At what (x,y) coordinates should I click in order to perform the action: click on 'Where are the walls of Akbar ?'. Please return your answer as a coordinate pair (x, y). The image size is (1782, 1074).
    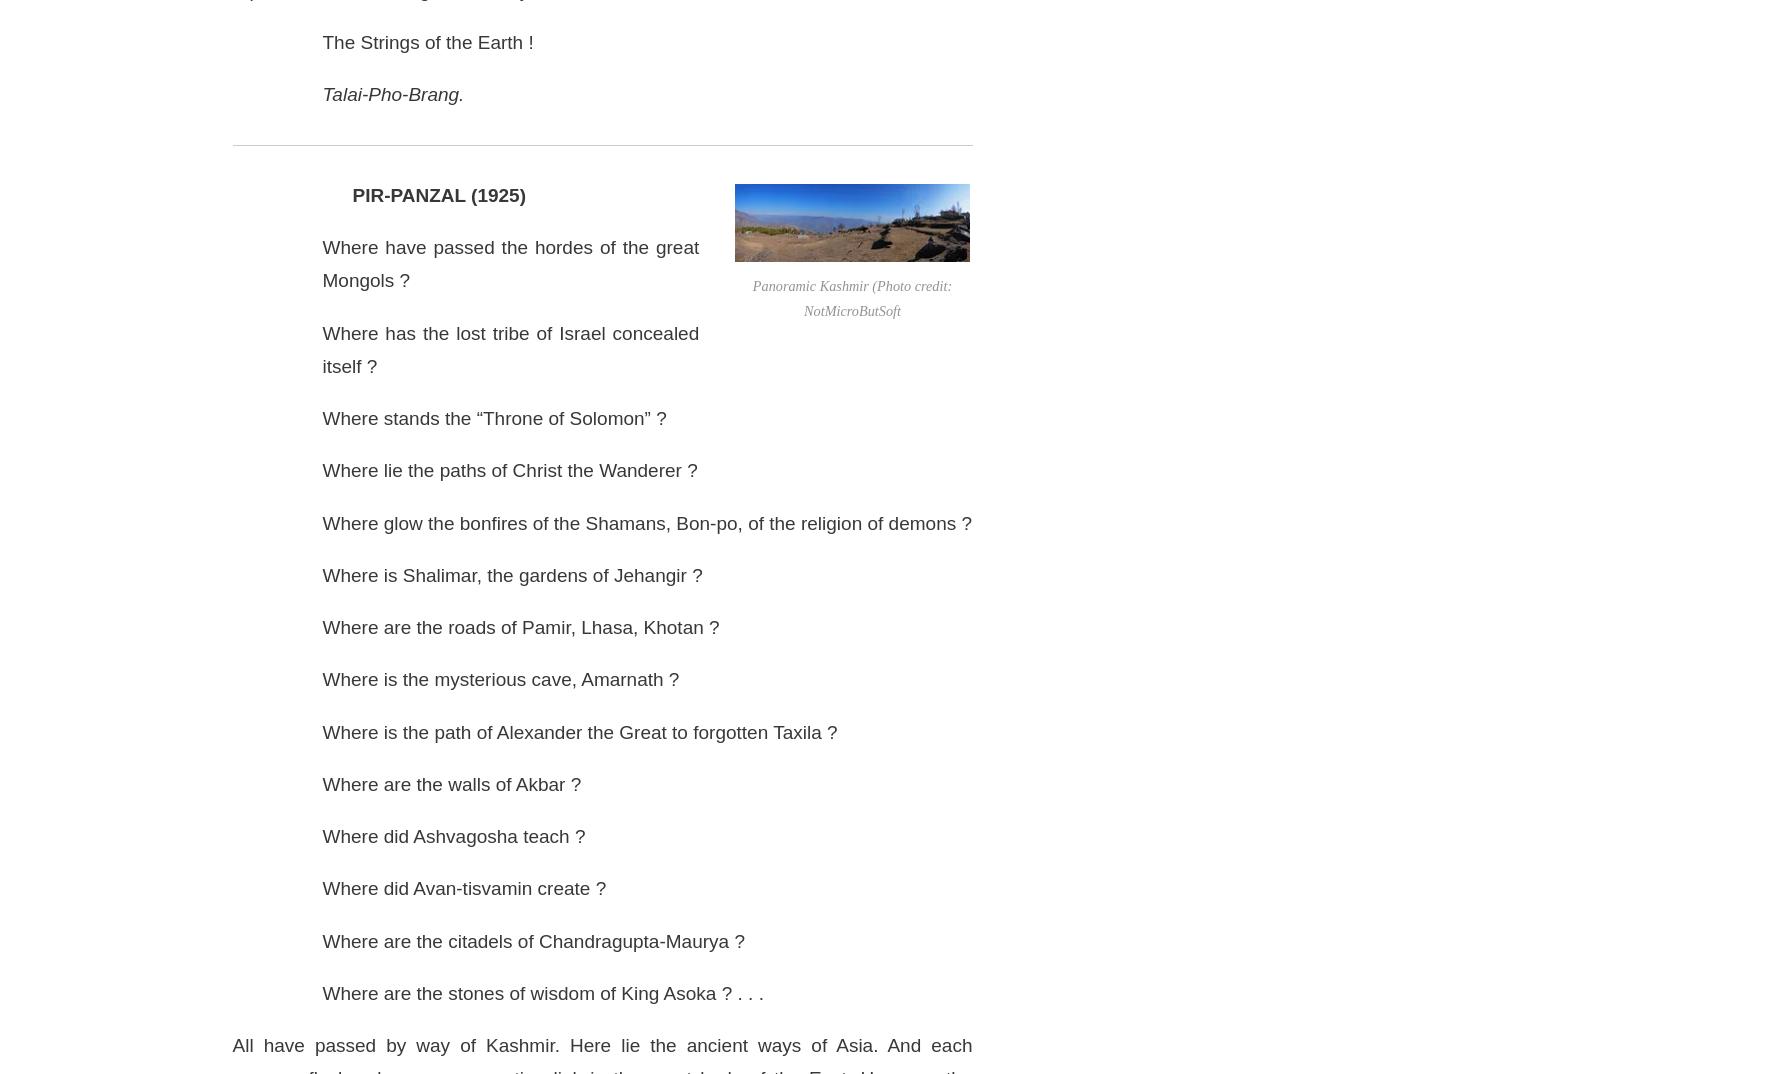
    Looking at the image, I should click on (450, 782).